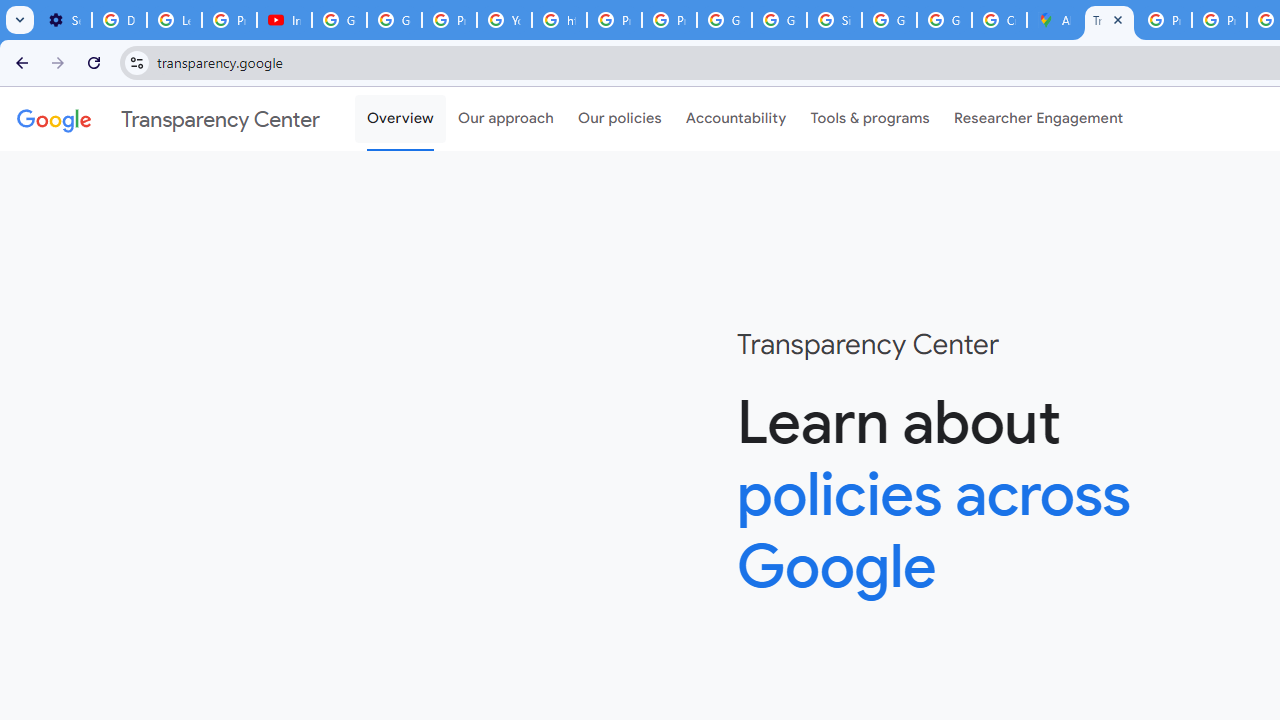  I want to click on 'Delete photos & videos - Computer - Google Photos Help', so click(118, 20).